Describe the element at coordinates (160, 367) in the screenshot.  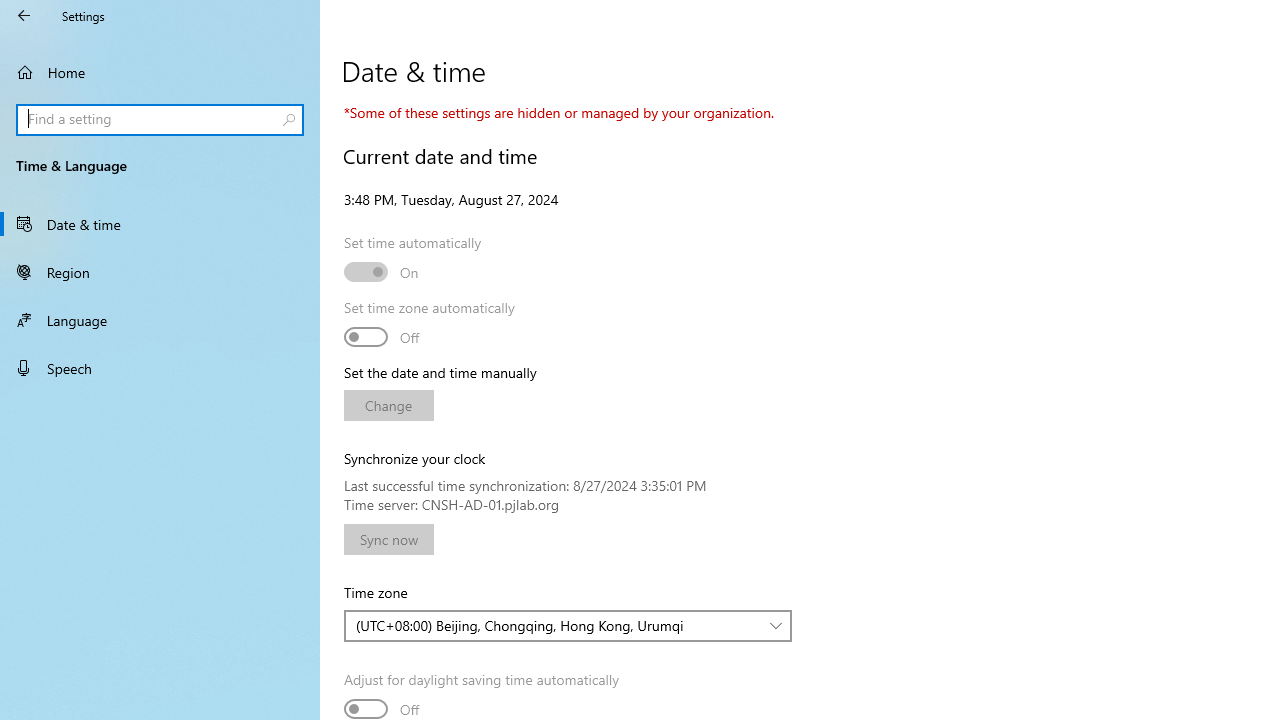
I see `'Speech'` at that location.